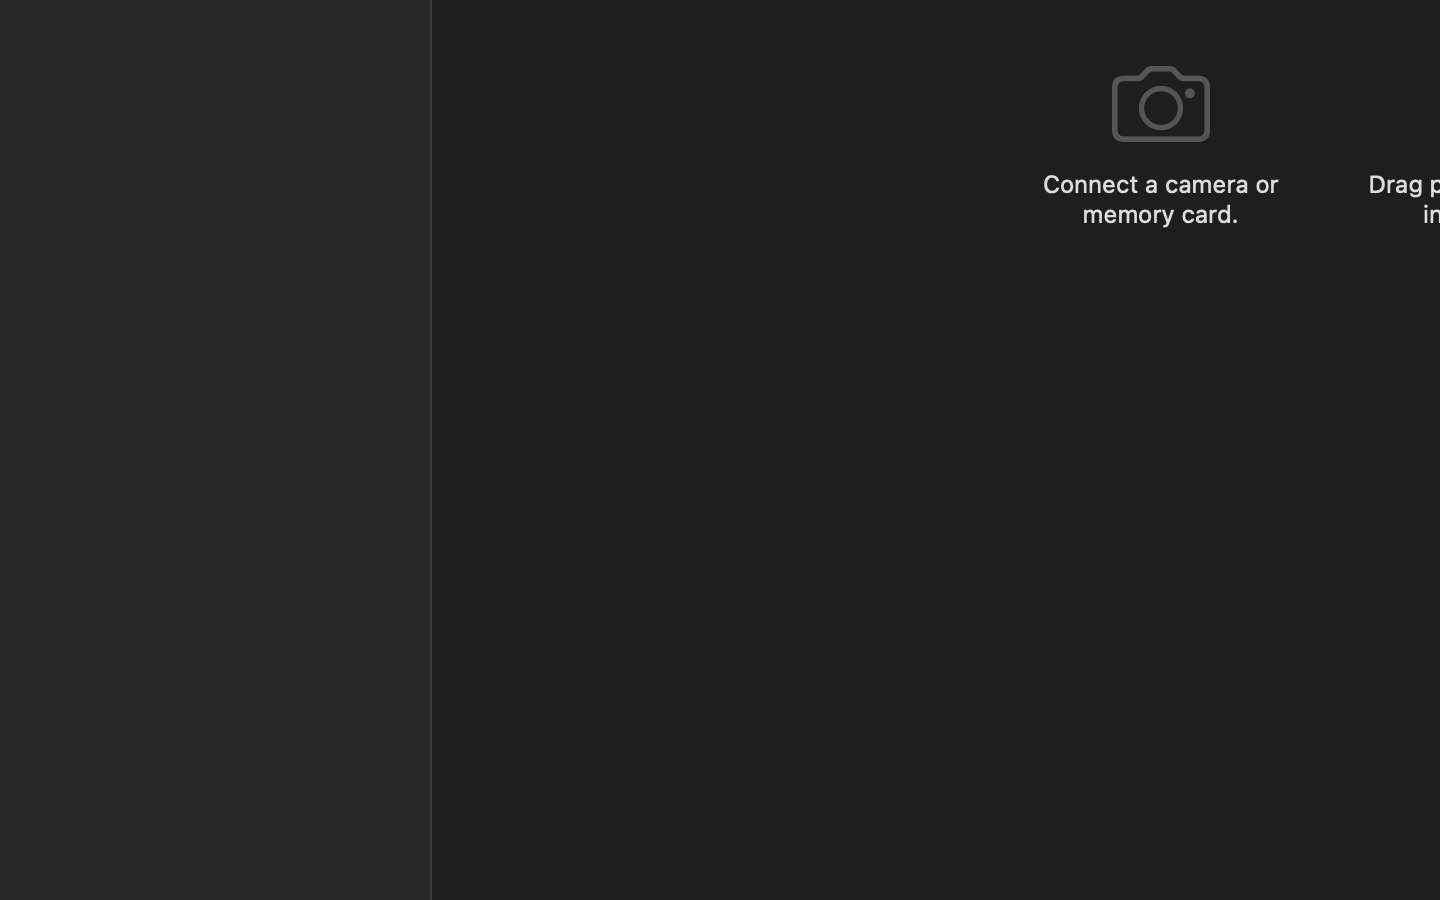 Image resolution: width=1440 pixels, height=900 pixels. I want to click on 'Connect a camera or memory card.', so click(1160, 198).